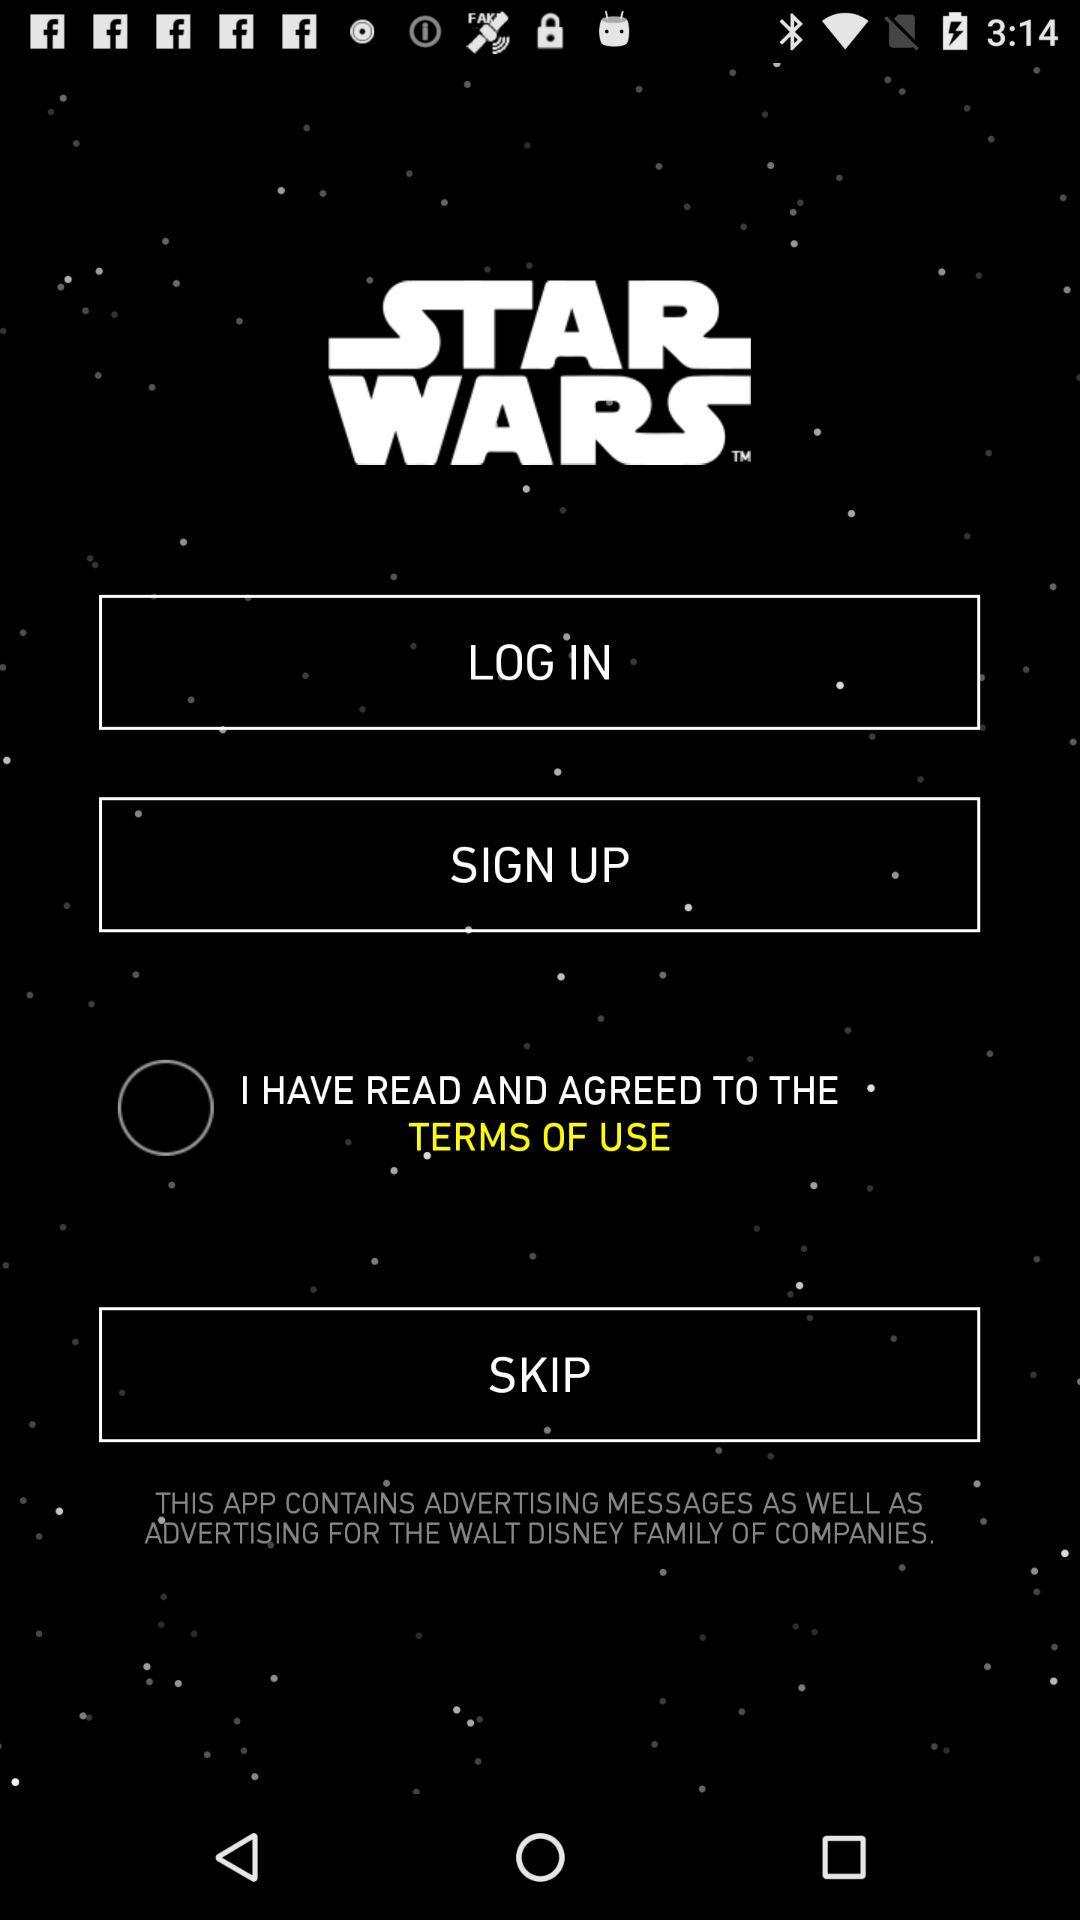 Image resolution: width=1080 pixels, height=1920 pixels. What do you see at coordinates (538, 864) in the screenshot?
I see `icon below the log in` at bounding box center [538, 864].